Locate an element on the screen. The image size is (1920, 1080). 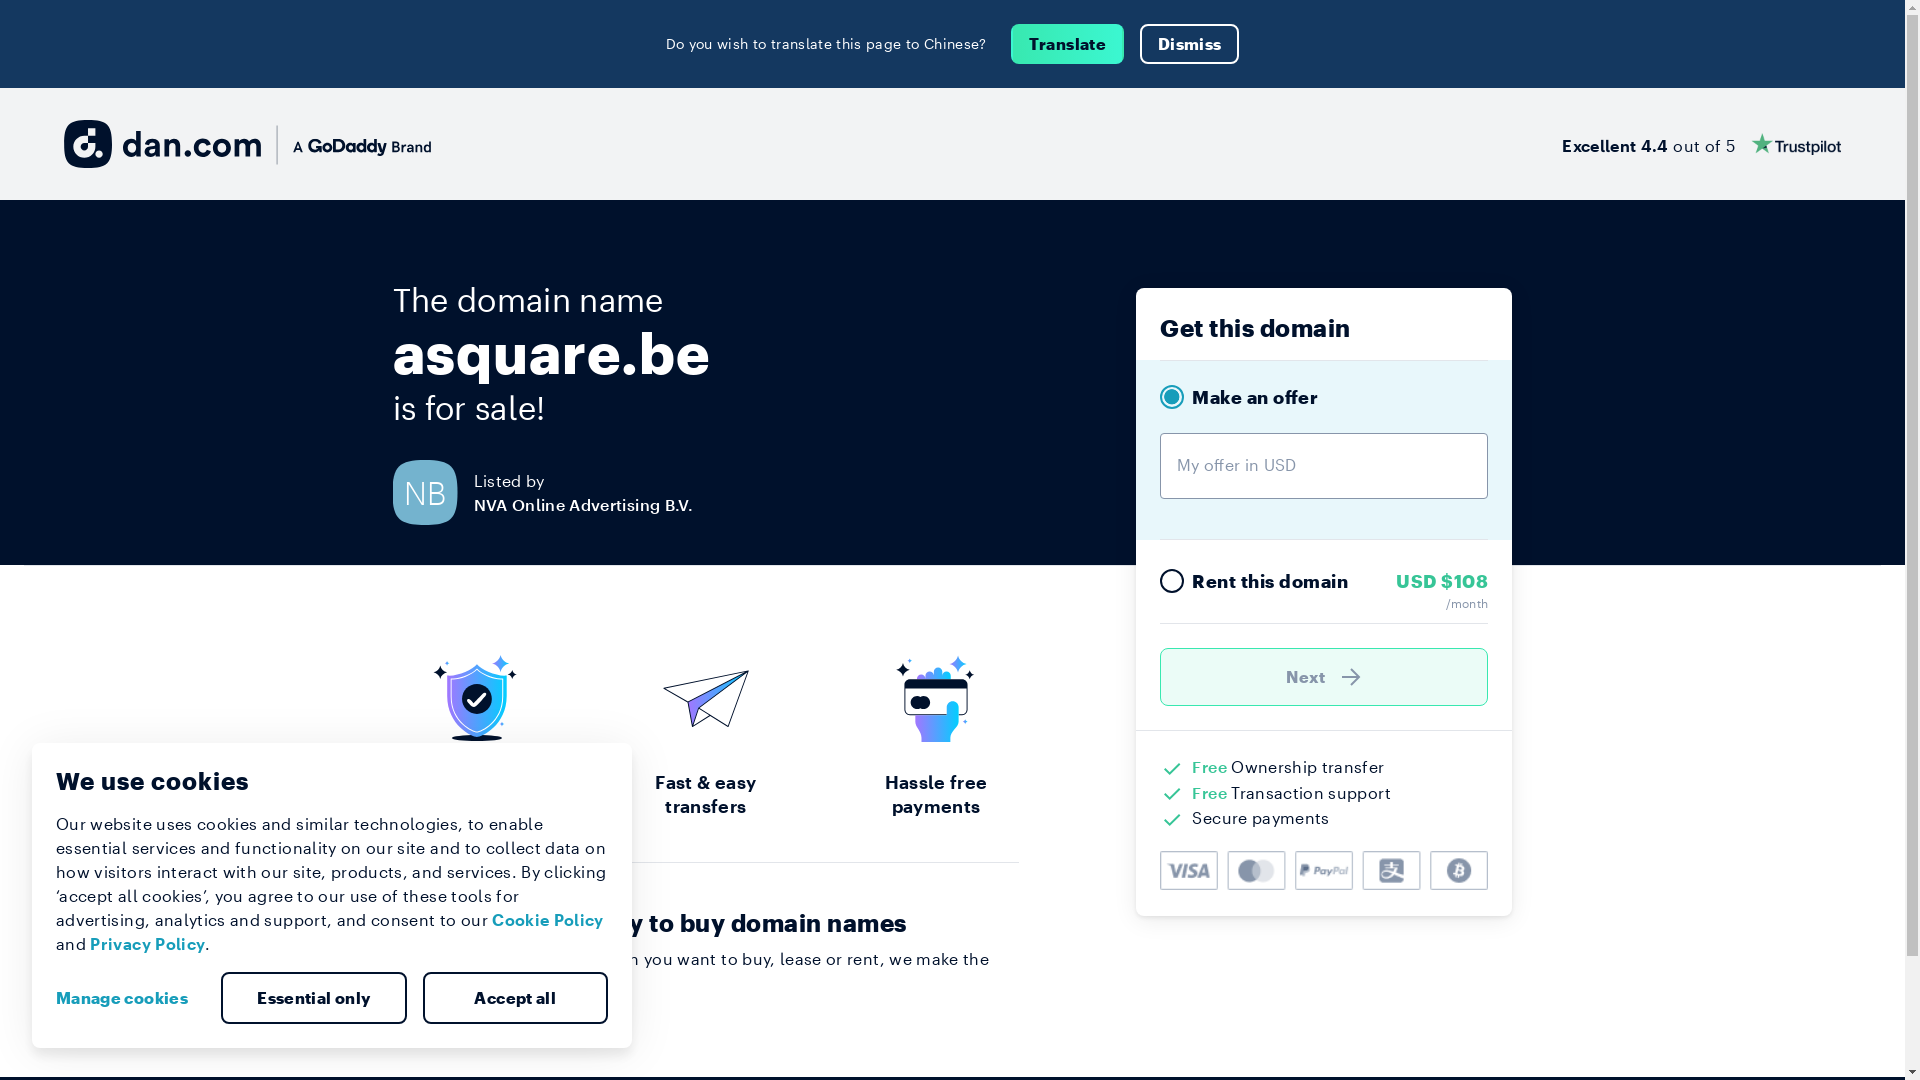
'Excellent 4.4 out of 5' is located at coordinates (1700, 142).